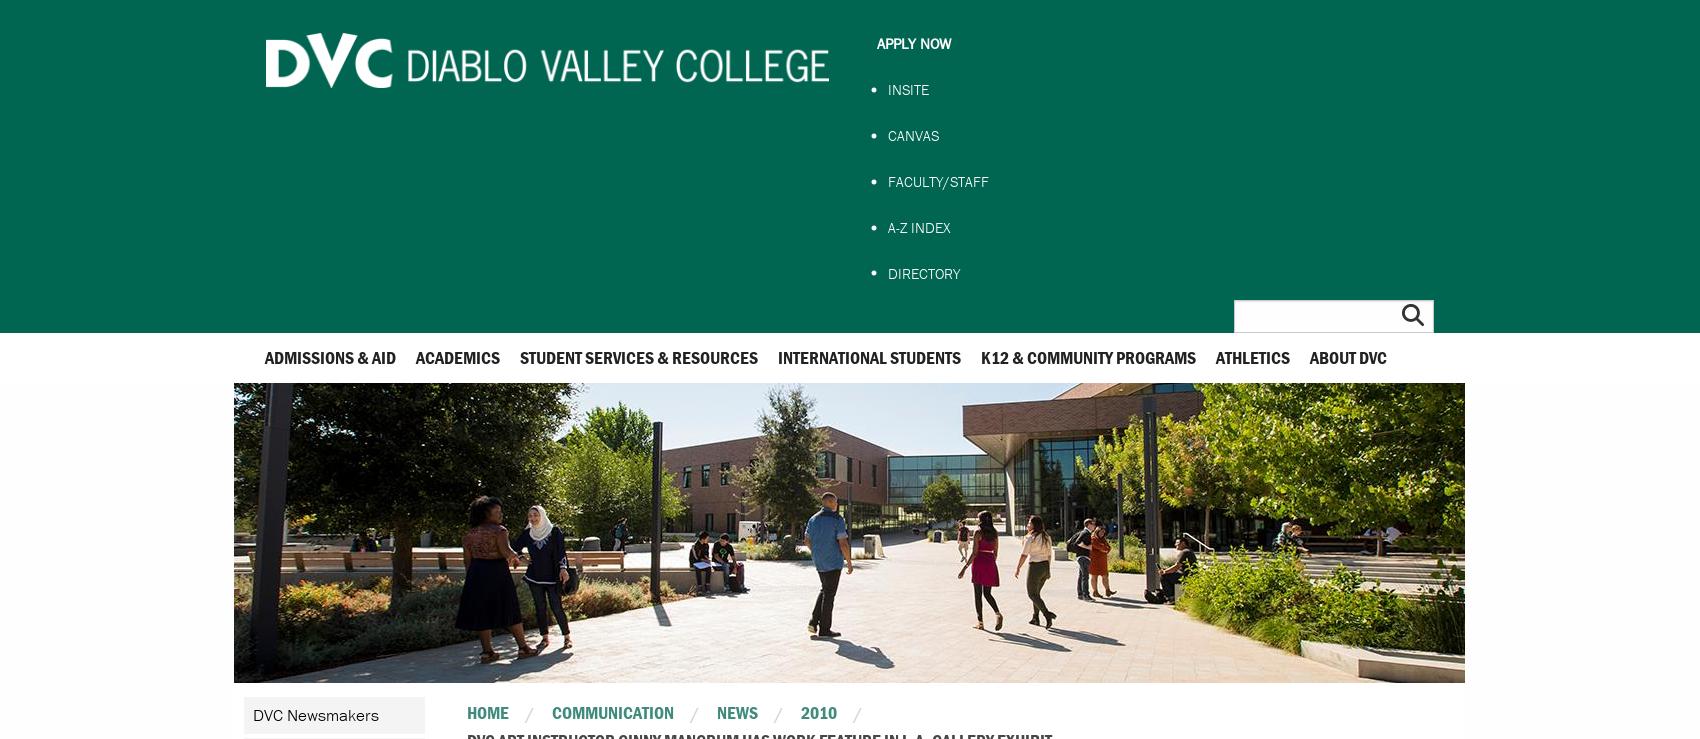  I want to click on 'Directory', so click(922, 271).